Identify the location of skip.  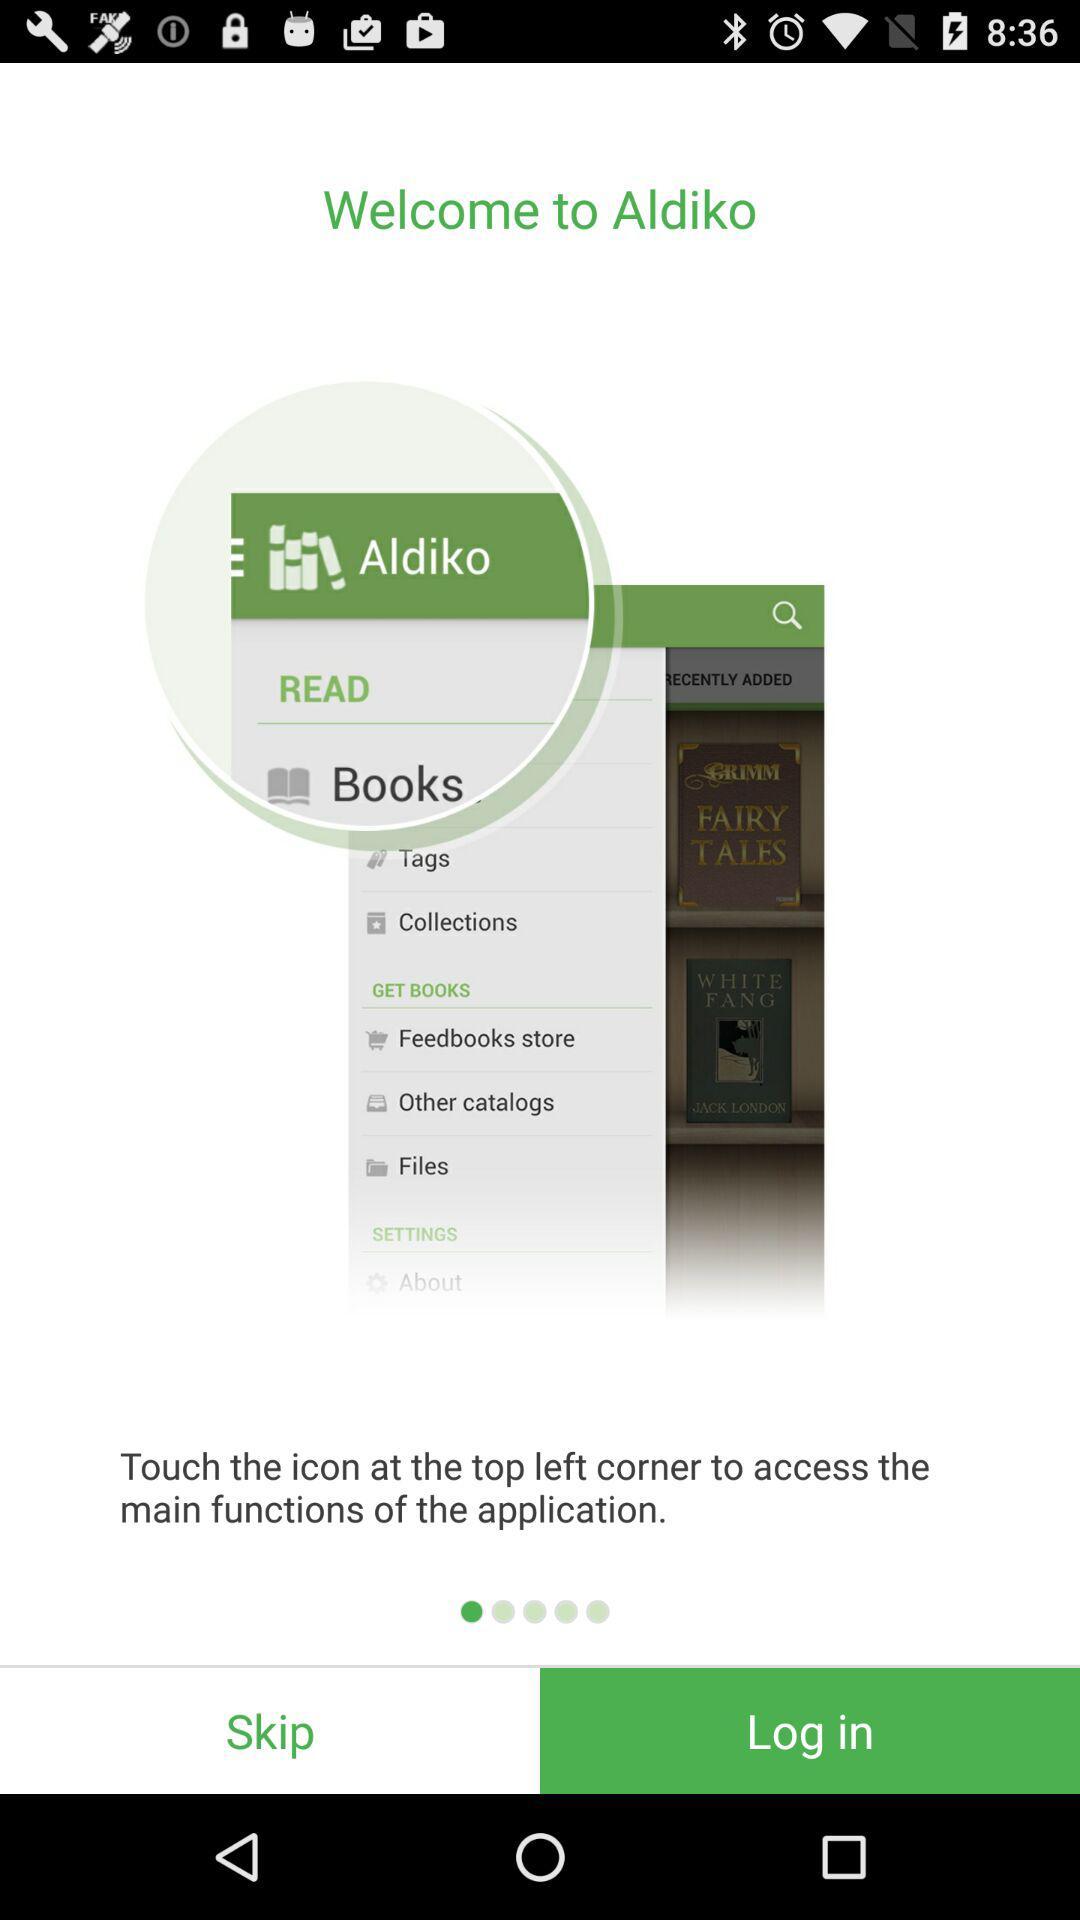
(270, 1730).